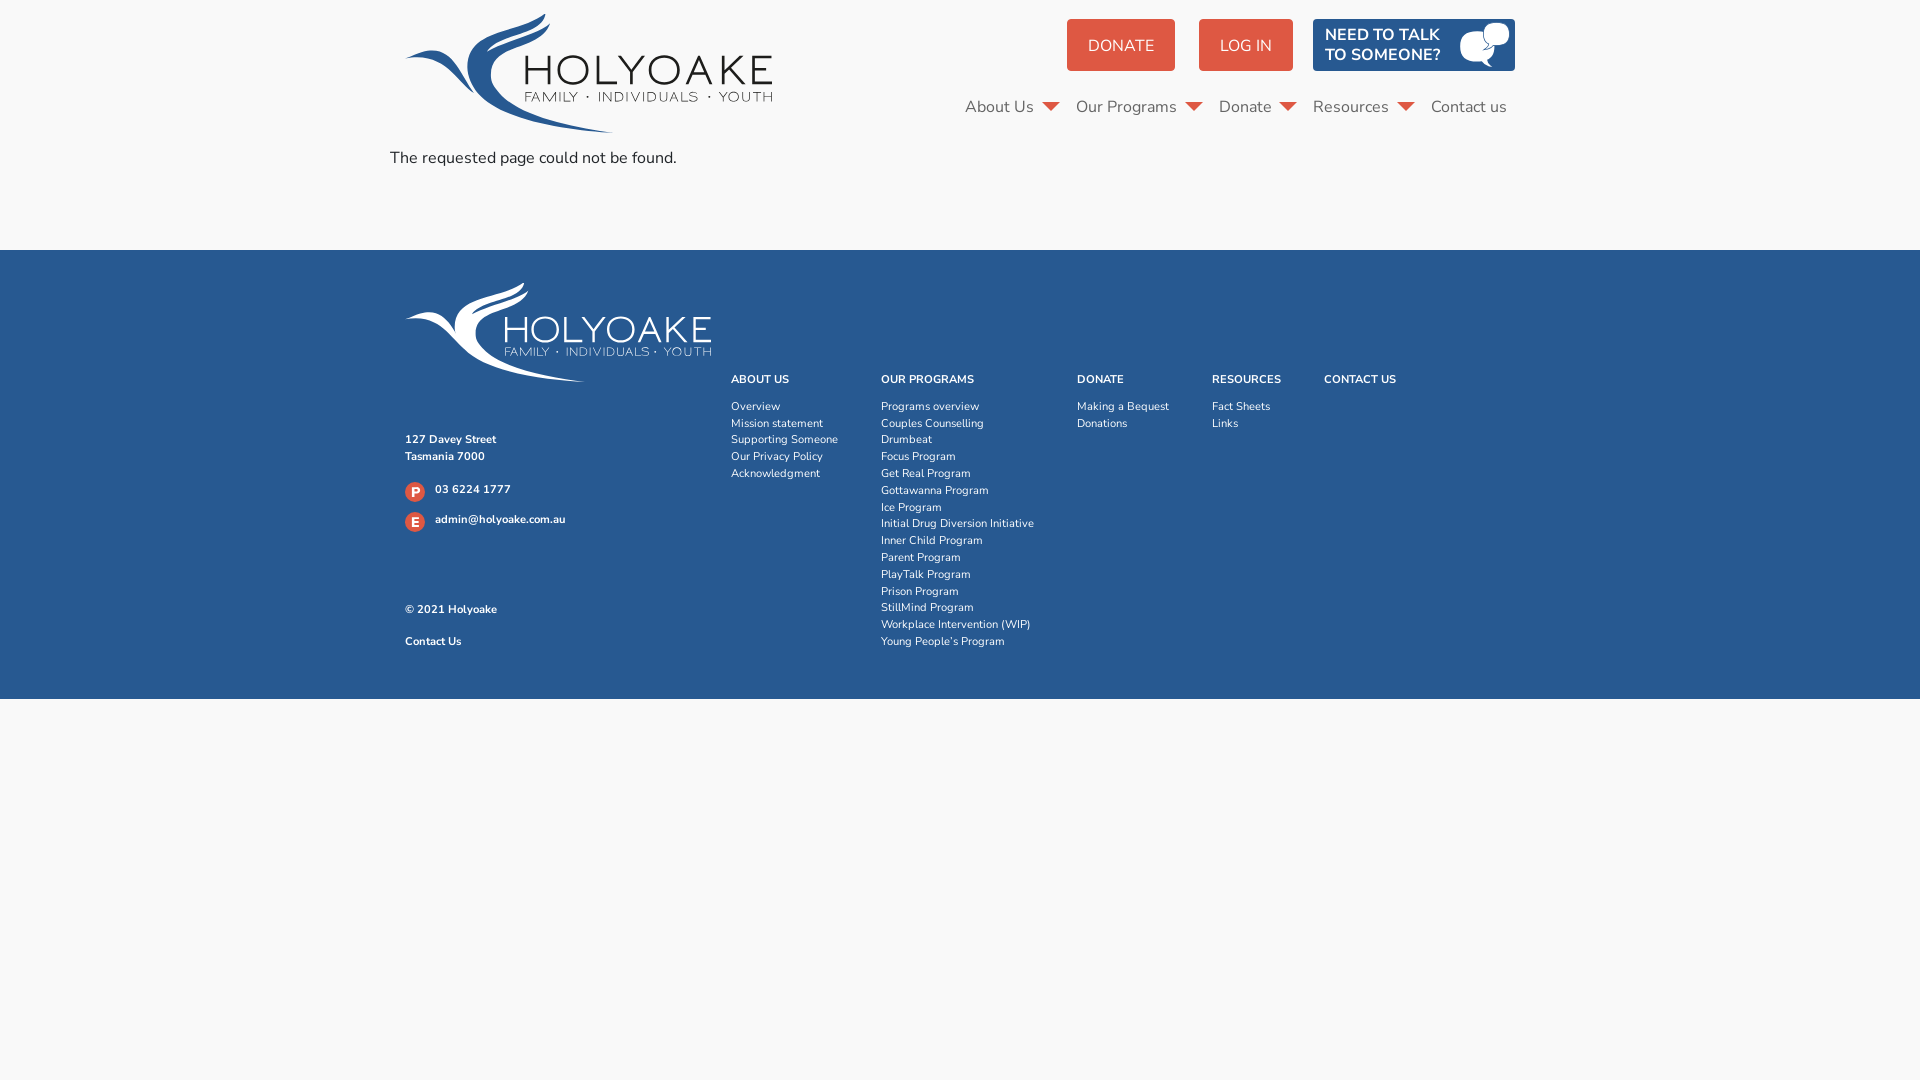  I want to click on 'Parent Program', so click(956, 558).